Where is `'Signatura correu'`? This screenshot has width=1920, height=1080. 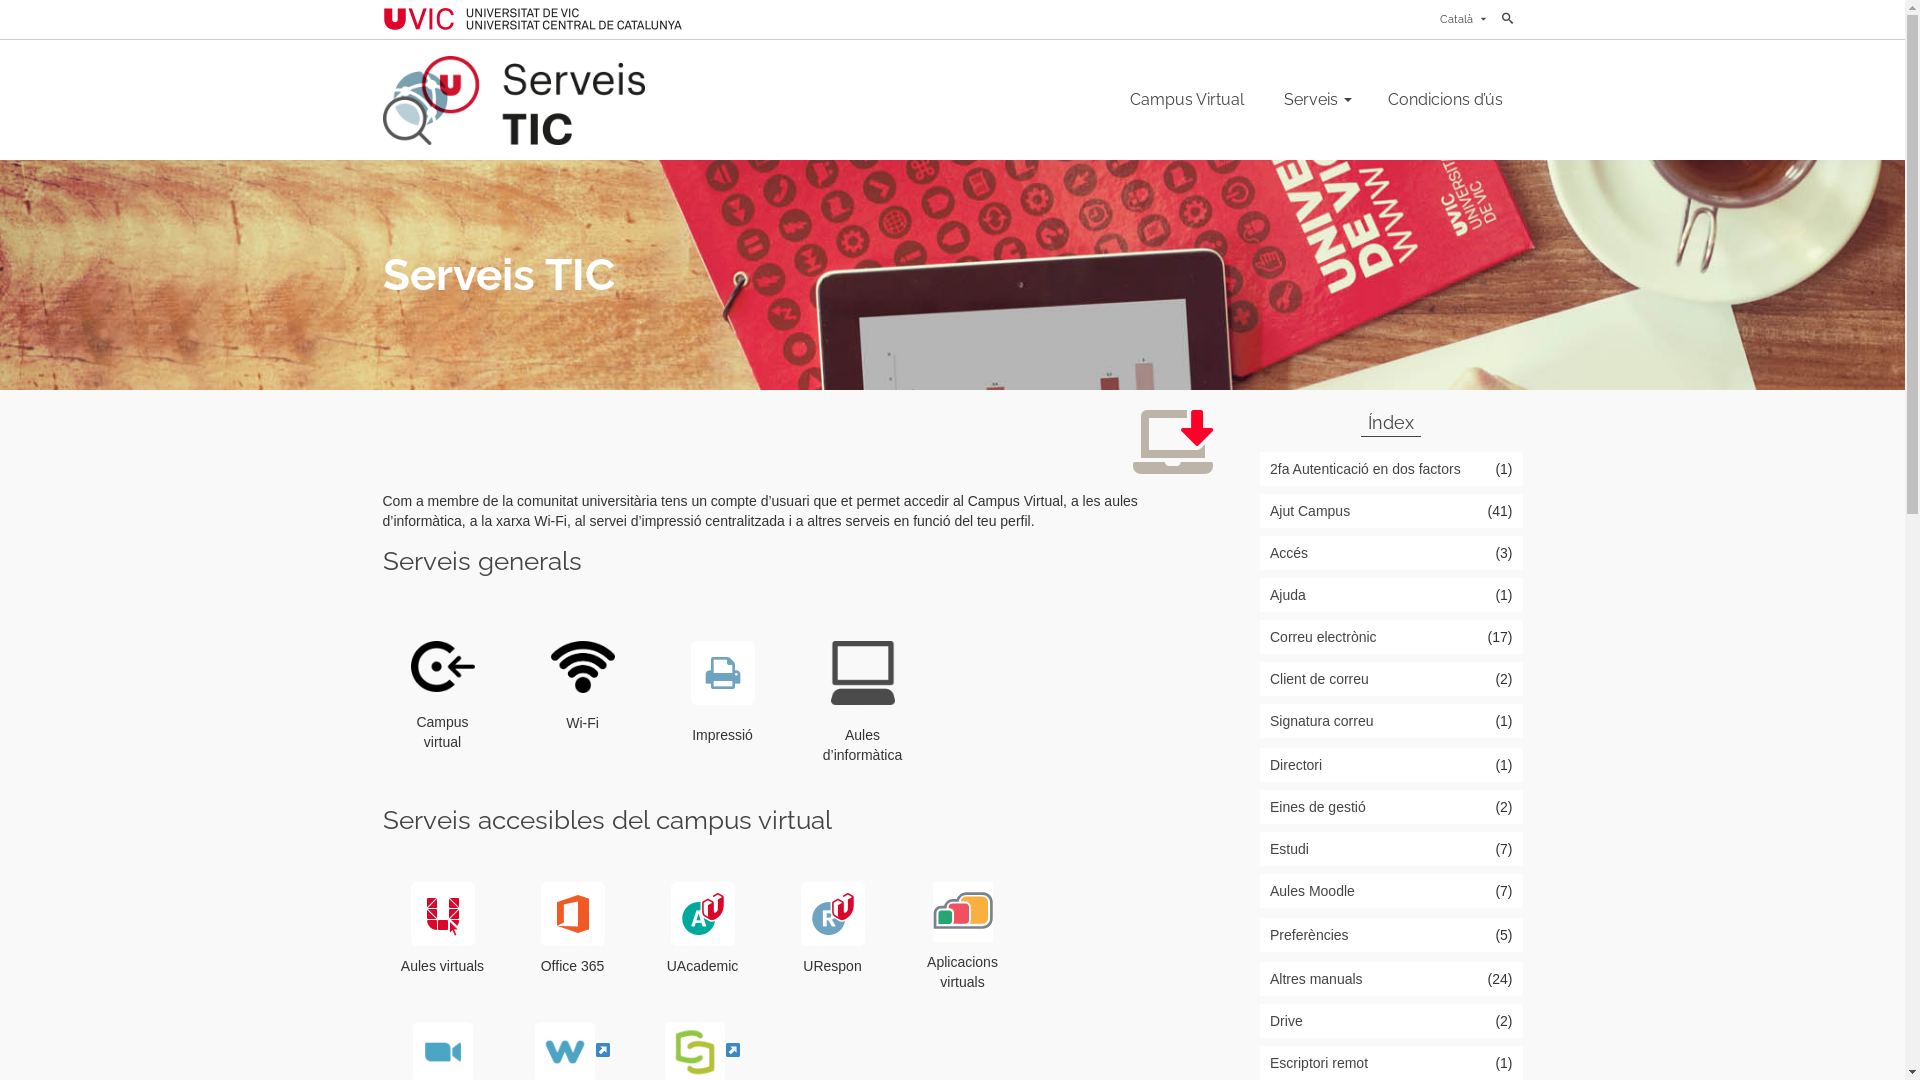
'Signatura correu' is located at coordinates (1390, 721).